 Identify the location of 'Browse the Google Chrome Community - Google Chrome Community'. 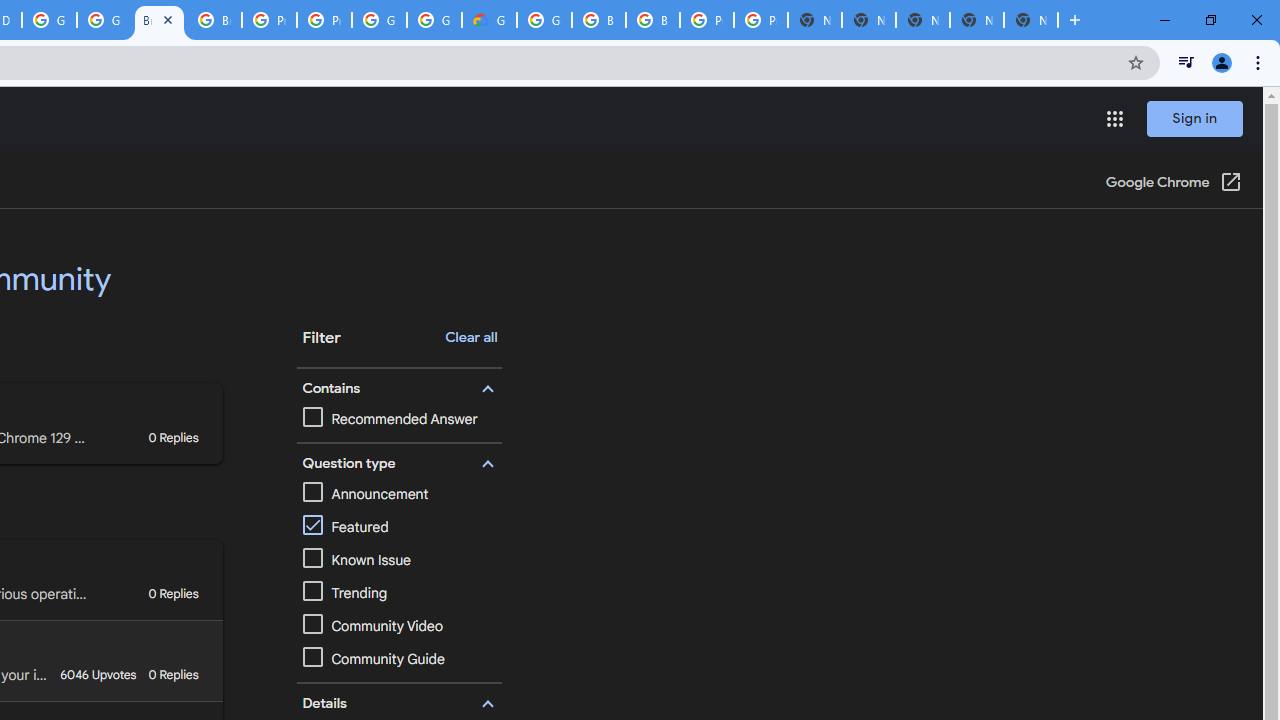
(158, 20).